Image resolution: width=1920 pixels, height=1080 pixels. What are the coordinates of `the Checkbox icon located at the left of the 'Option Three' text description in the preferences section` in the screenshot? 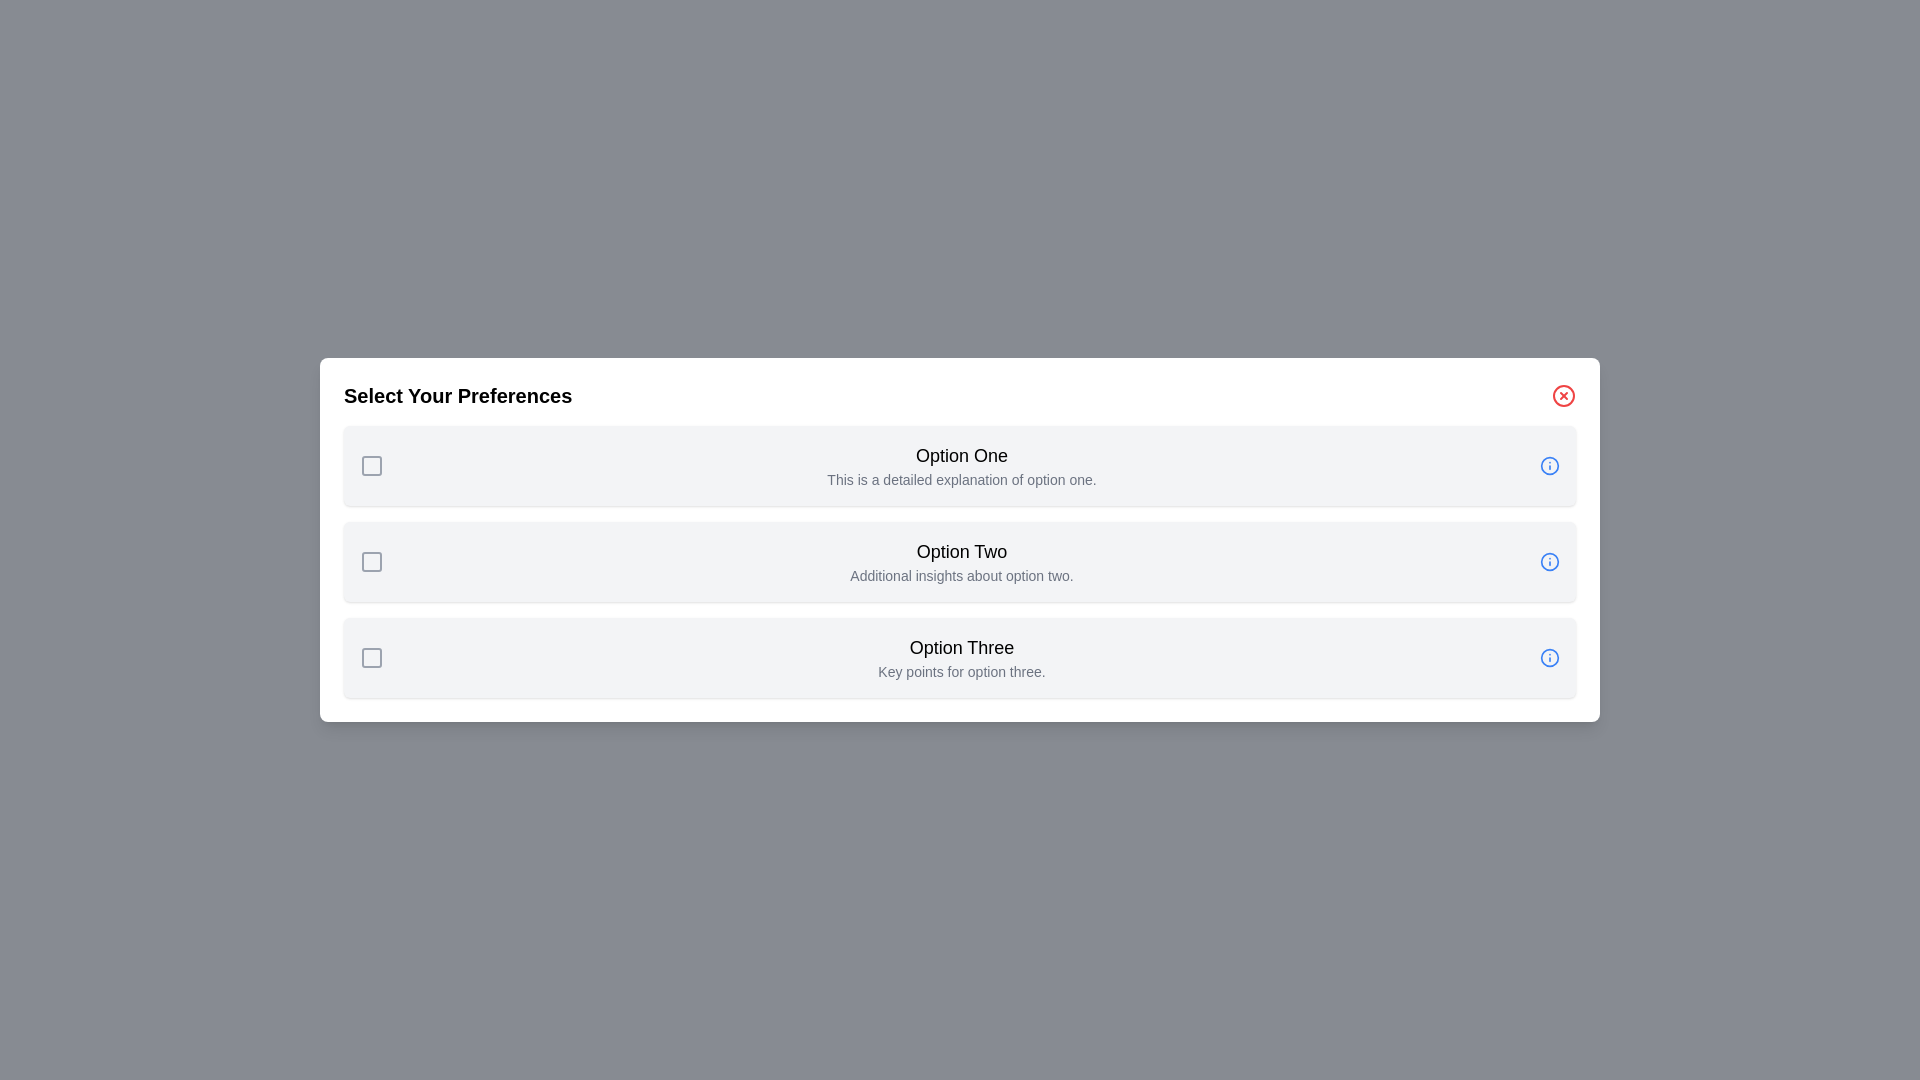 It's located at (372, 658).